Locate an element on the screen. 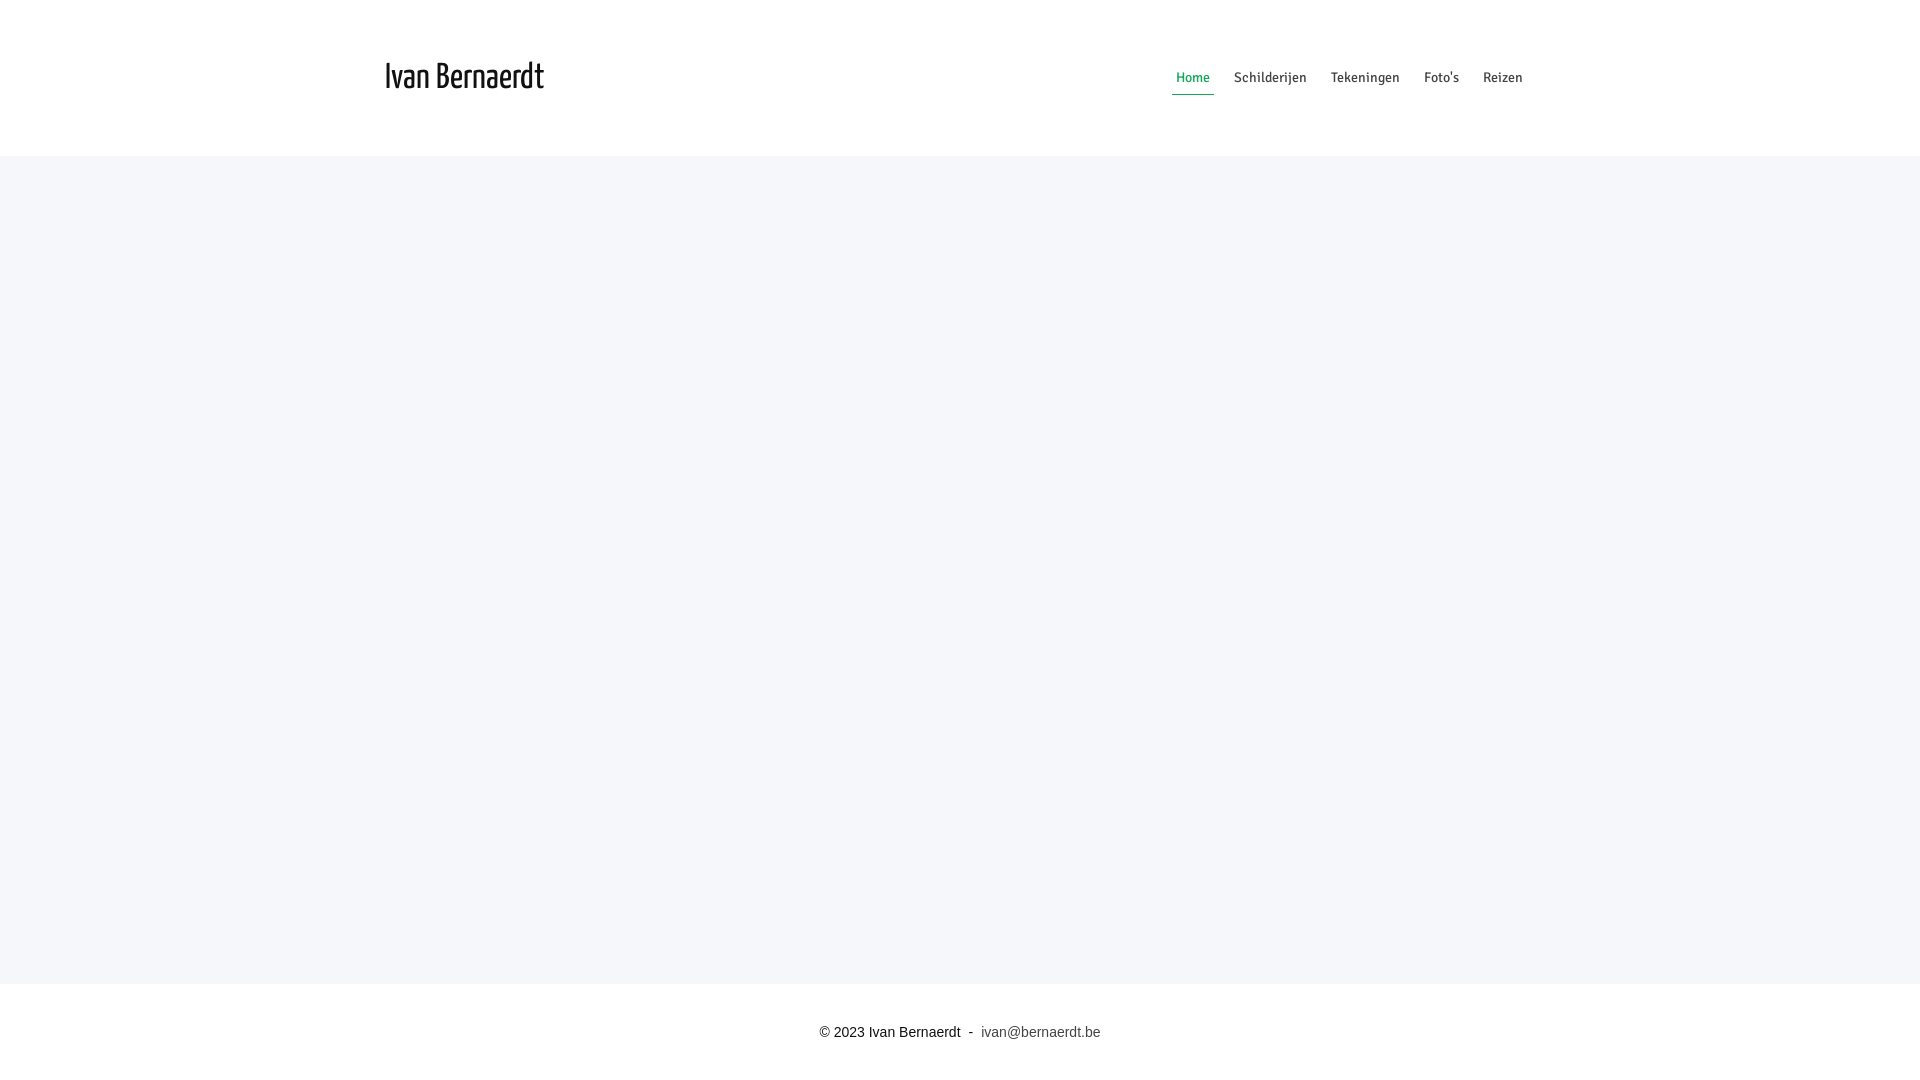 The height and width of the screenshot is (1080, 1920). 'Tekeningen' is located at coordinates (1364, 76).